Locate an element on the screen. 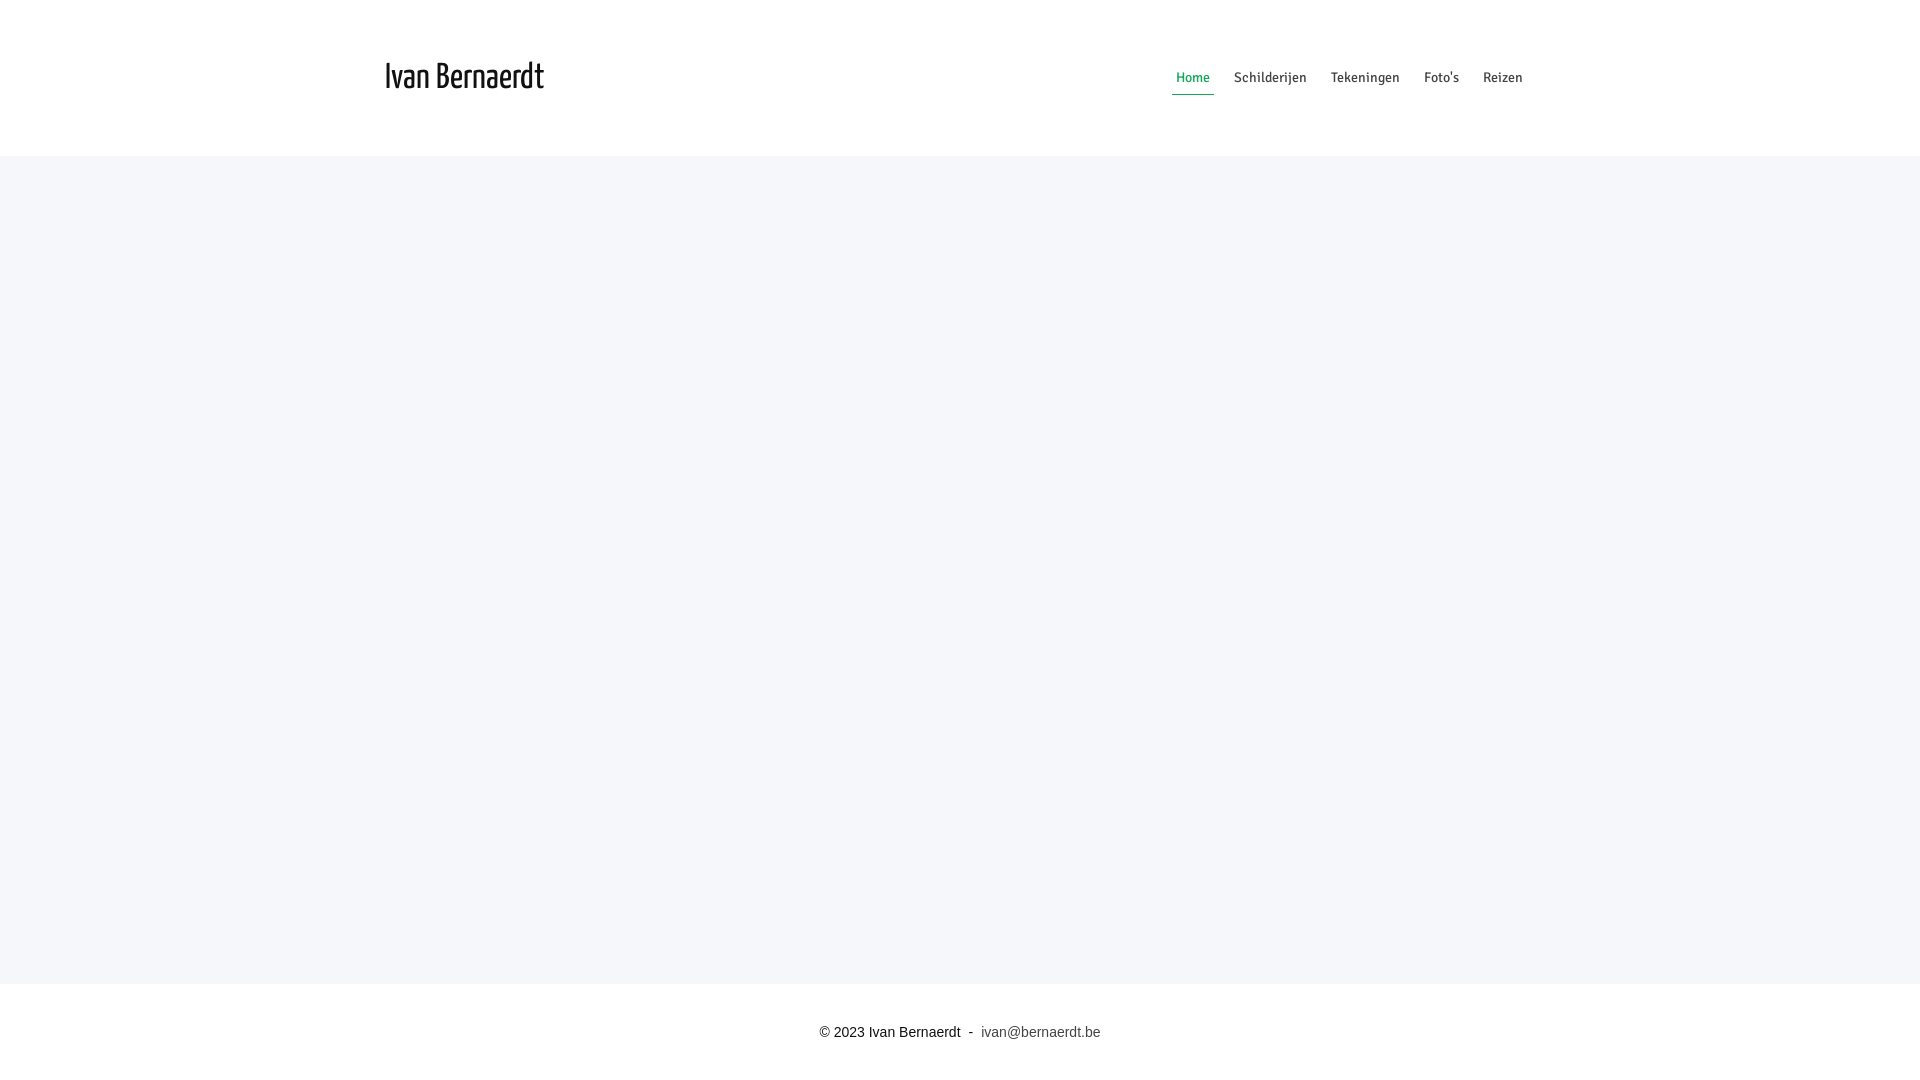 The height and width of the screenshot is (1080, 1920). 'Tekeningen' is located at coordinates (1364, 76).